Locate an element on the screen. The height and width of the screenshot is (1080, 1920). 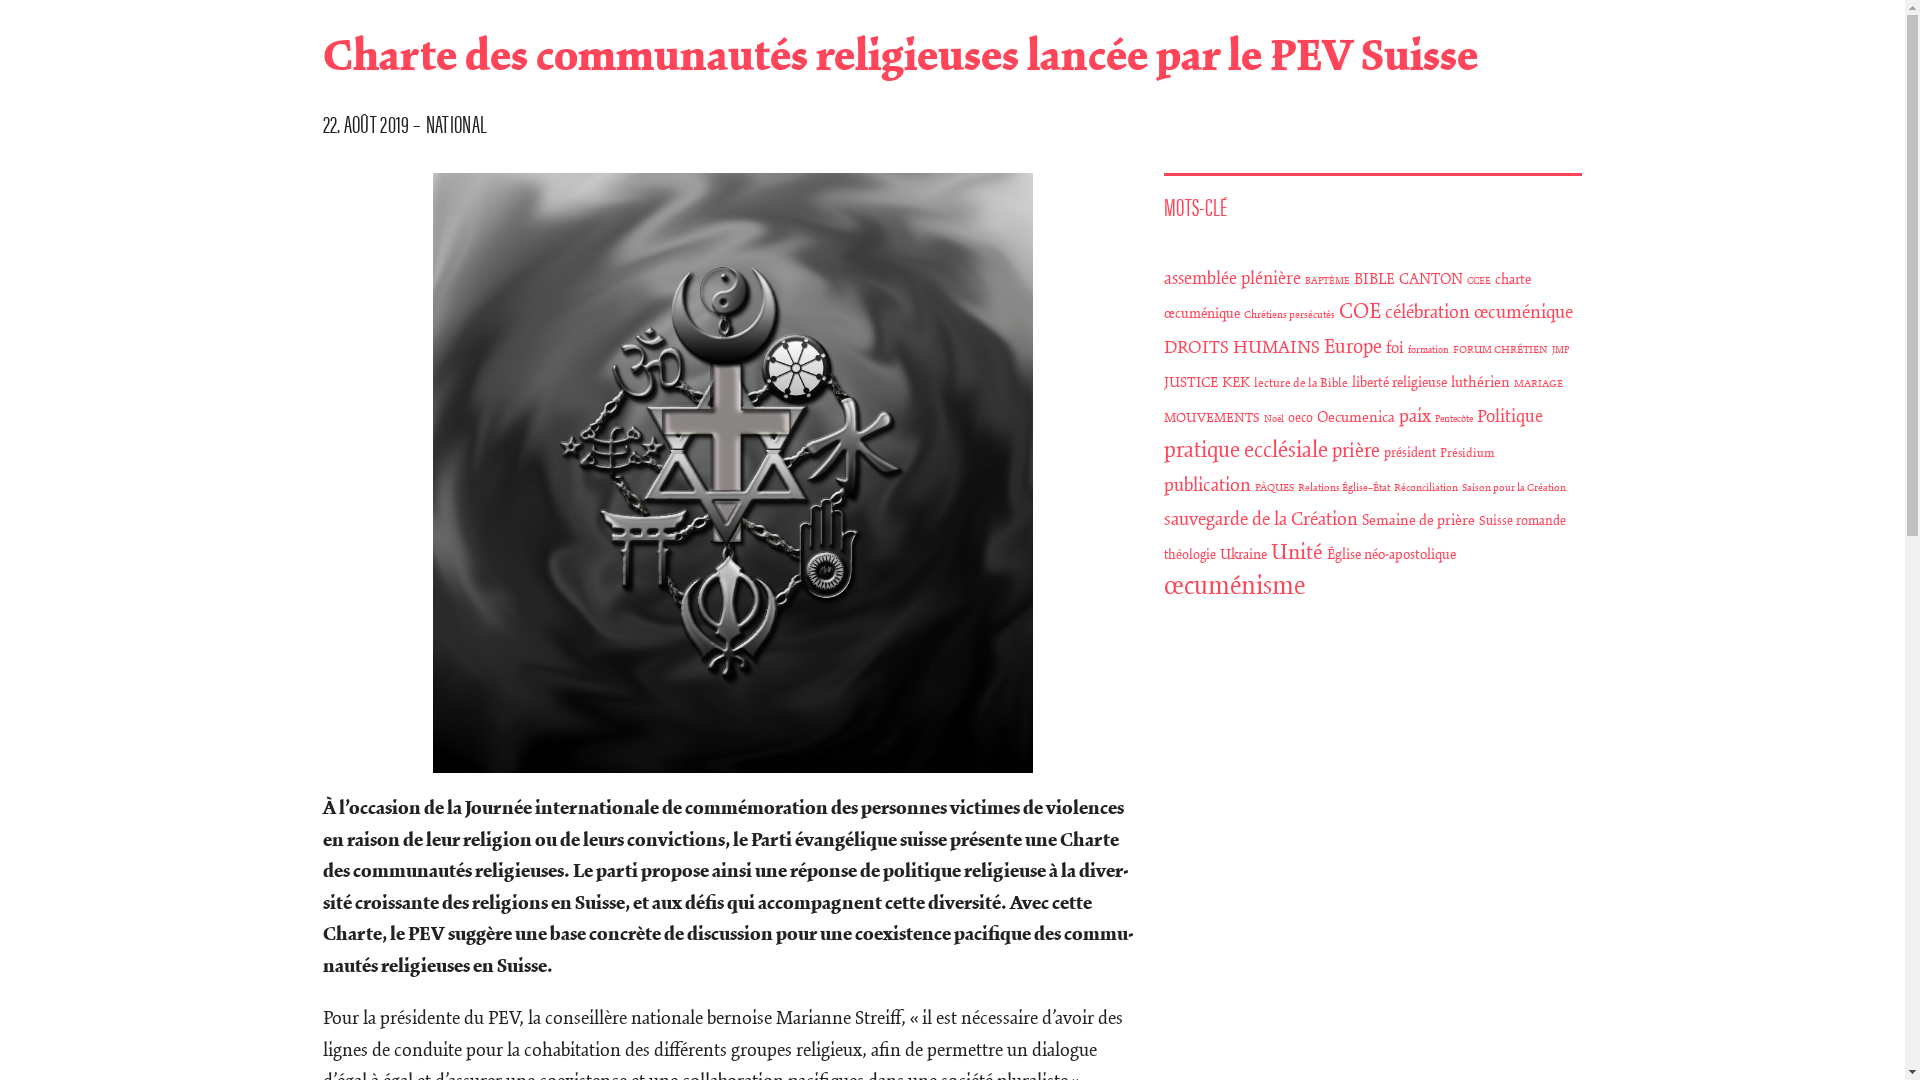
'formation' is located at coordinates (1427, 349).